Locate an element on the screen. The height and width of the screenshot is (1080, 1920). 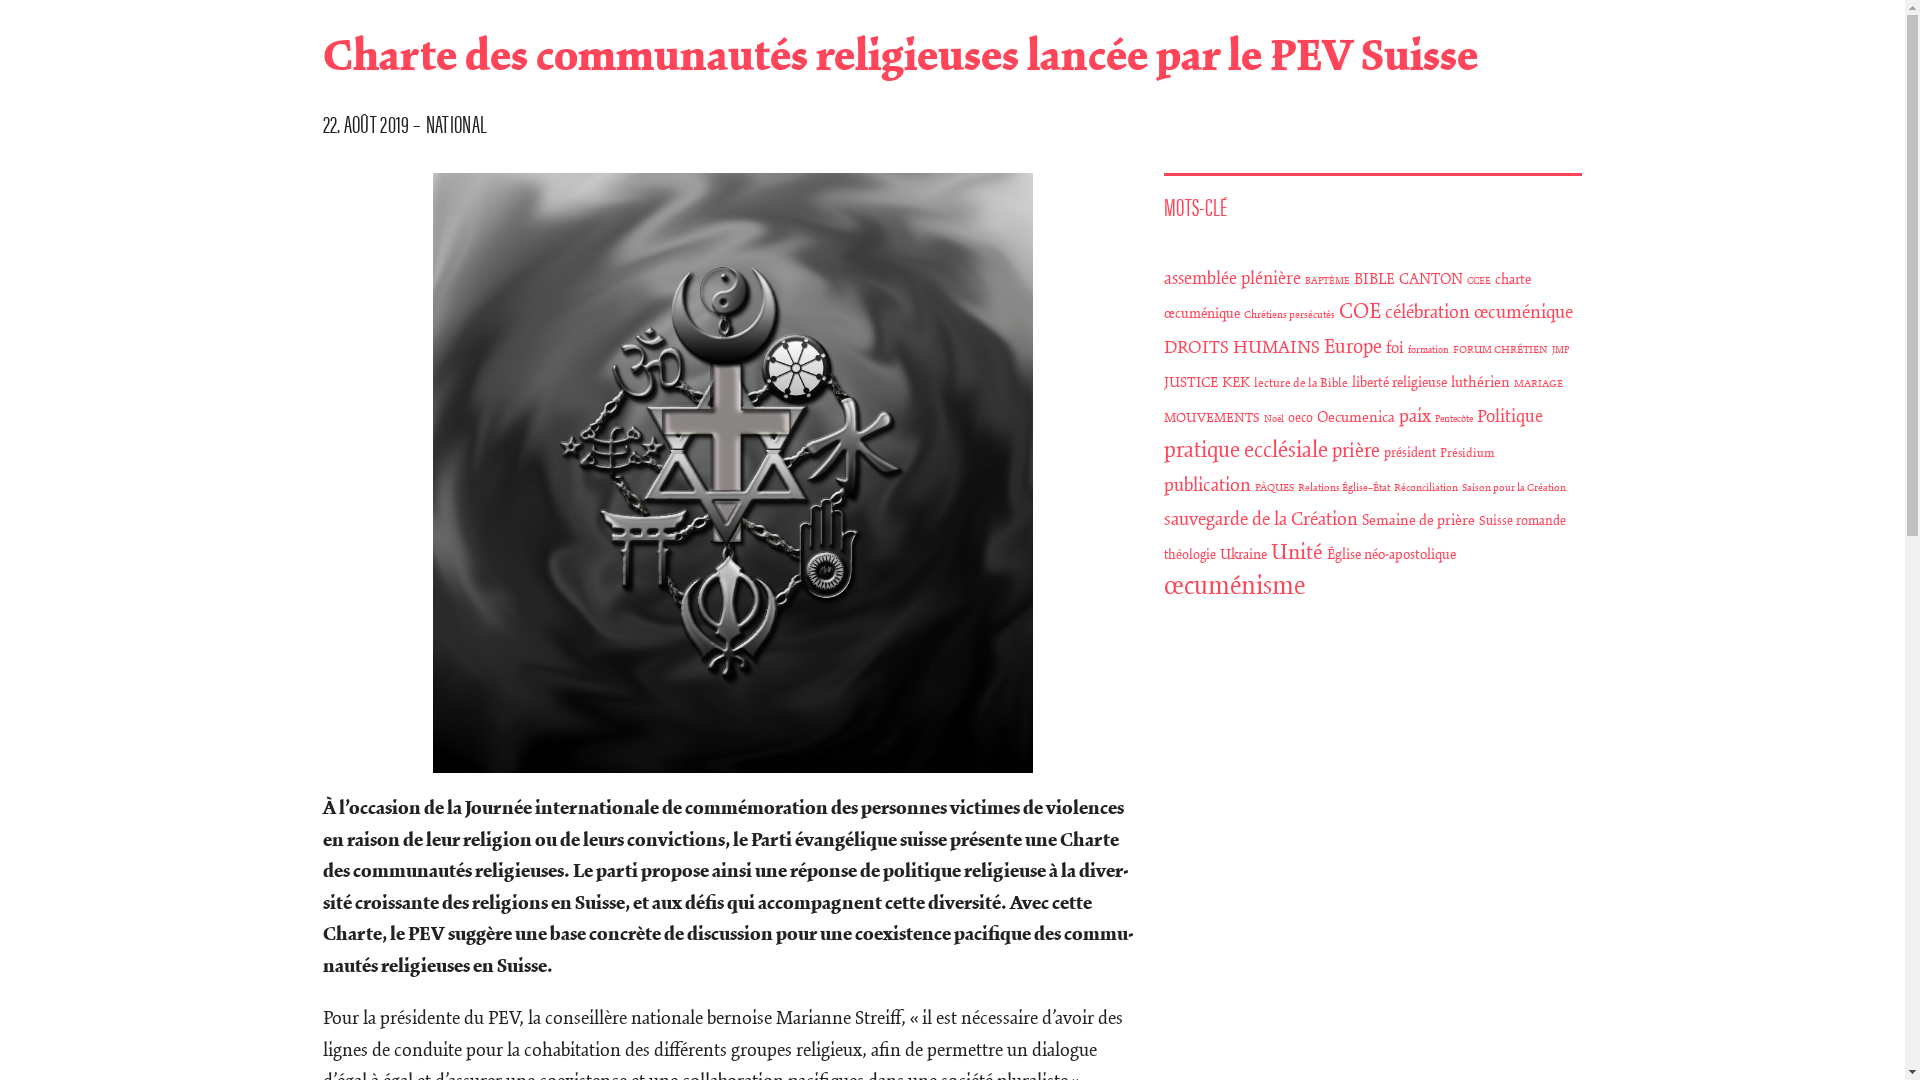
'formation' is located at coordinates (1427, 349).